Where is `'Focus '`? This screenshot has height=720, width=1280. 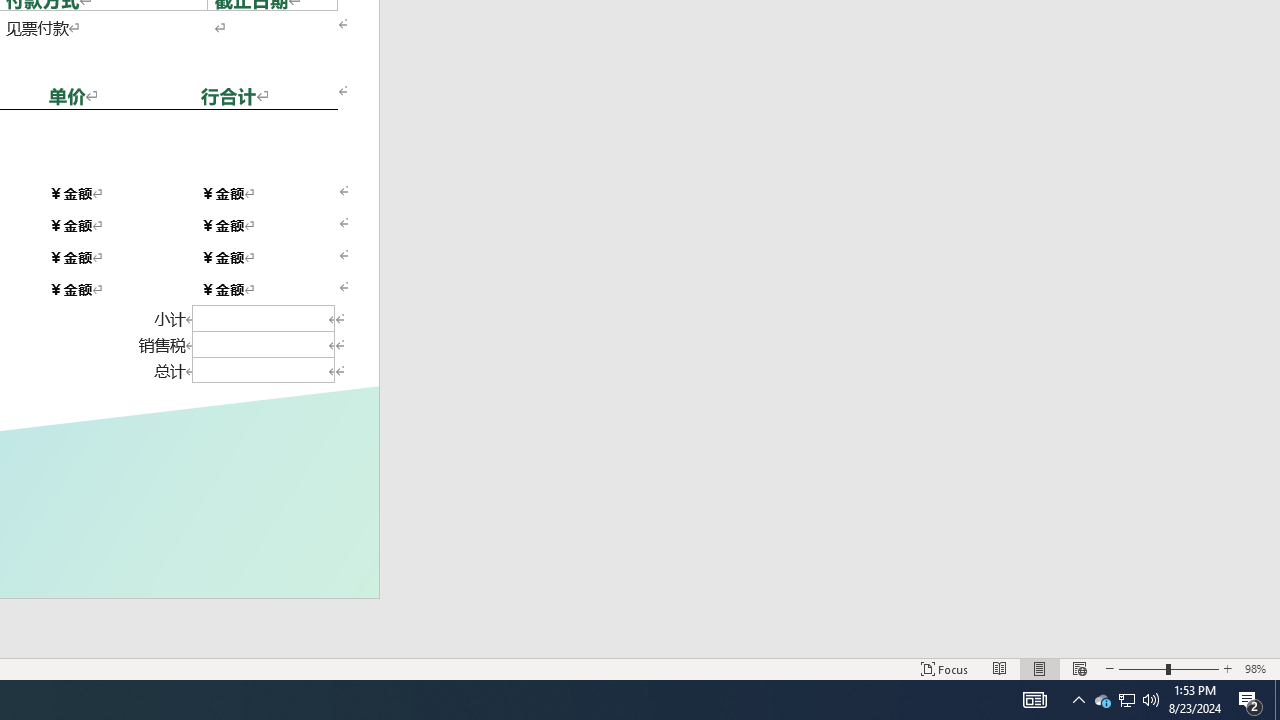 'Focus ' is located at coordinates (943, 669).